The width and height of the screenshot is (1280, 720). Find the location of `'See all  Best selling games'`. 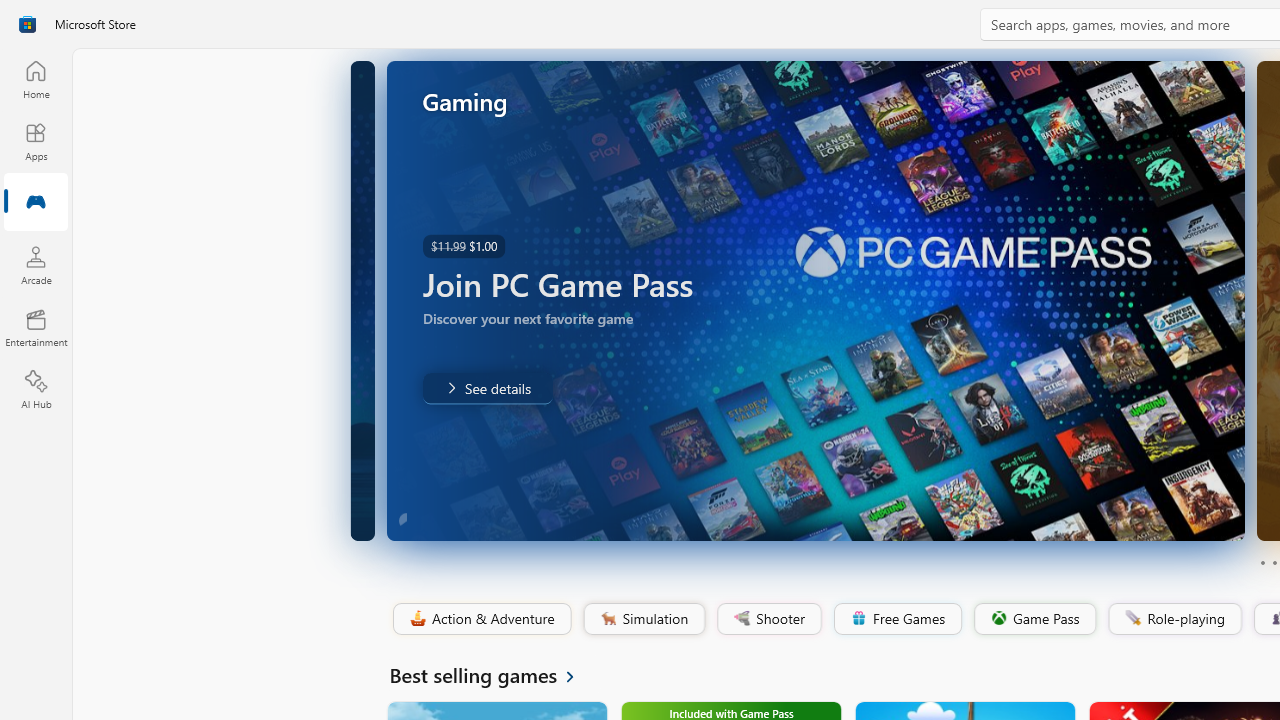

'See all  Best selling games' is located at coordinates (494, 675).